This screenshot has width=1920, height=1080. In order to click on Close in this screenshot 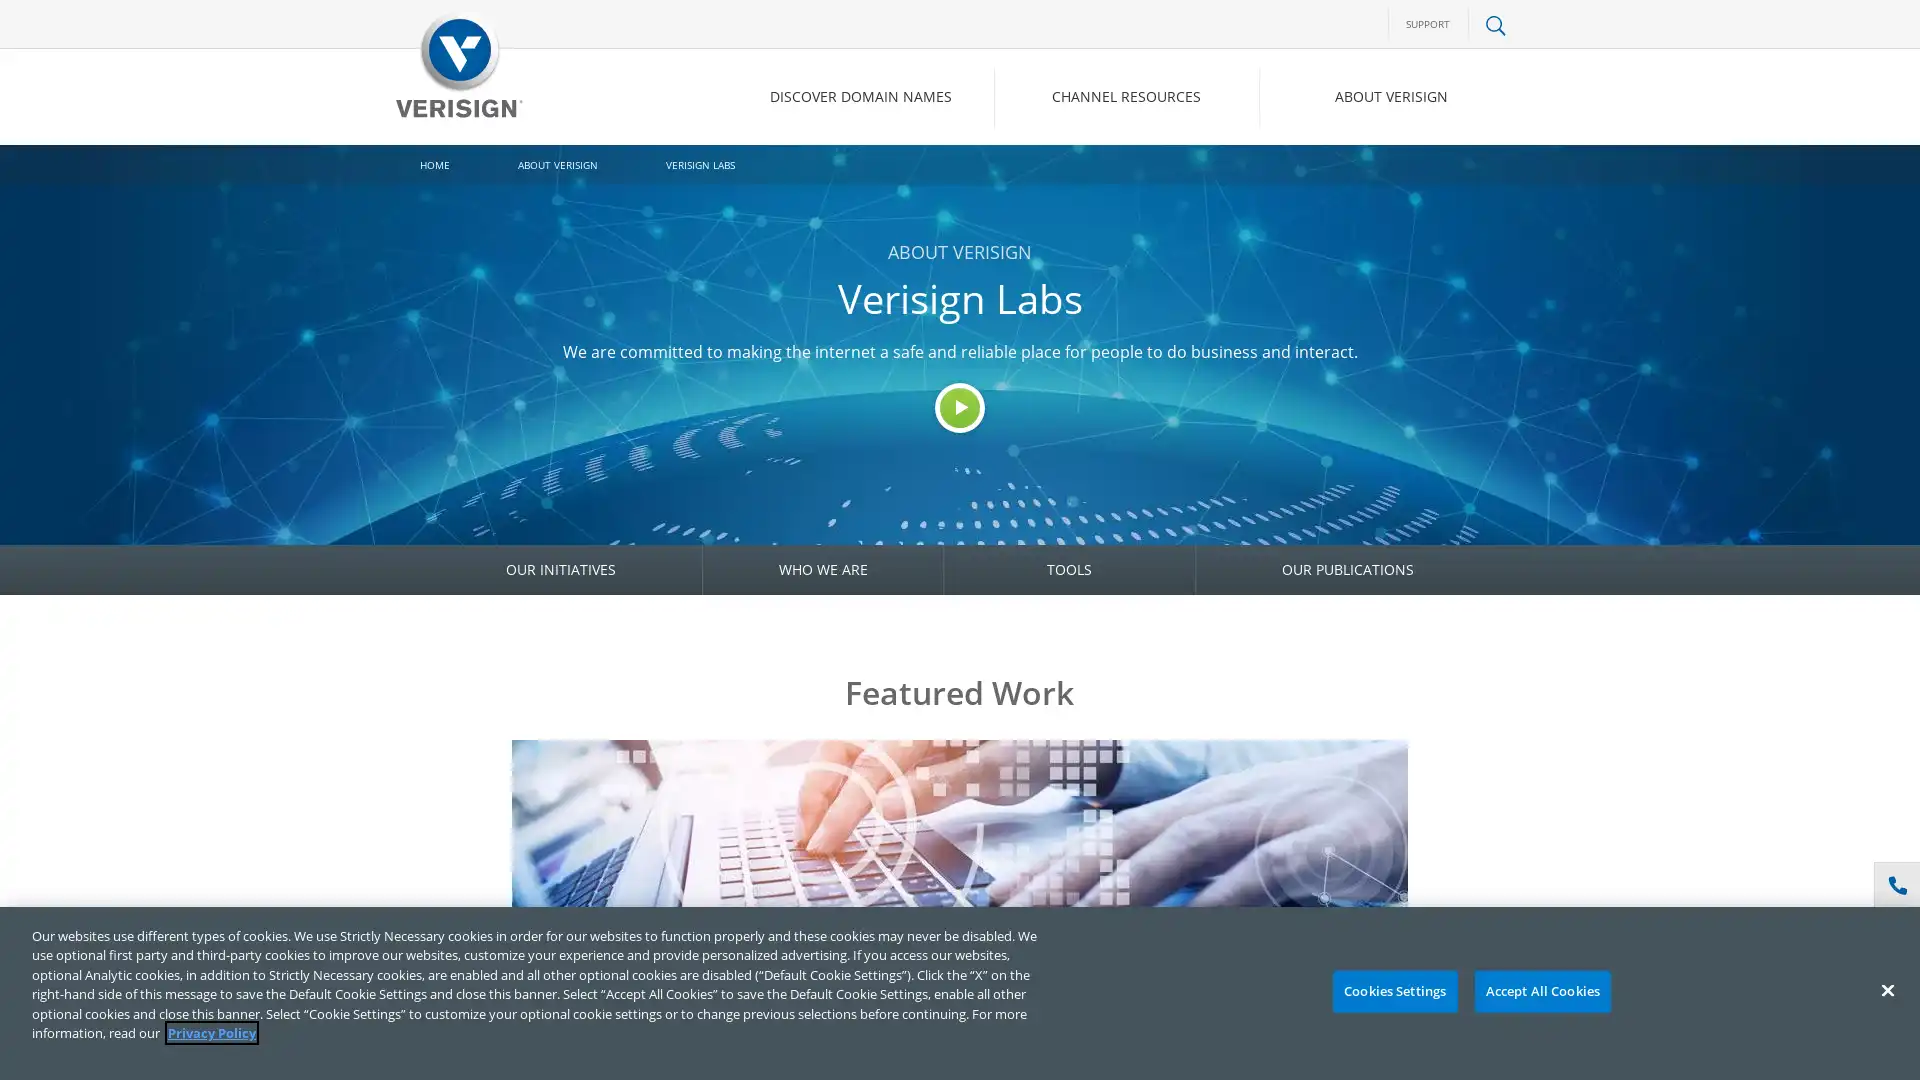, I will do `click(1886, 990)`.